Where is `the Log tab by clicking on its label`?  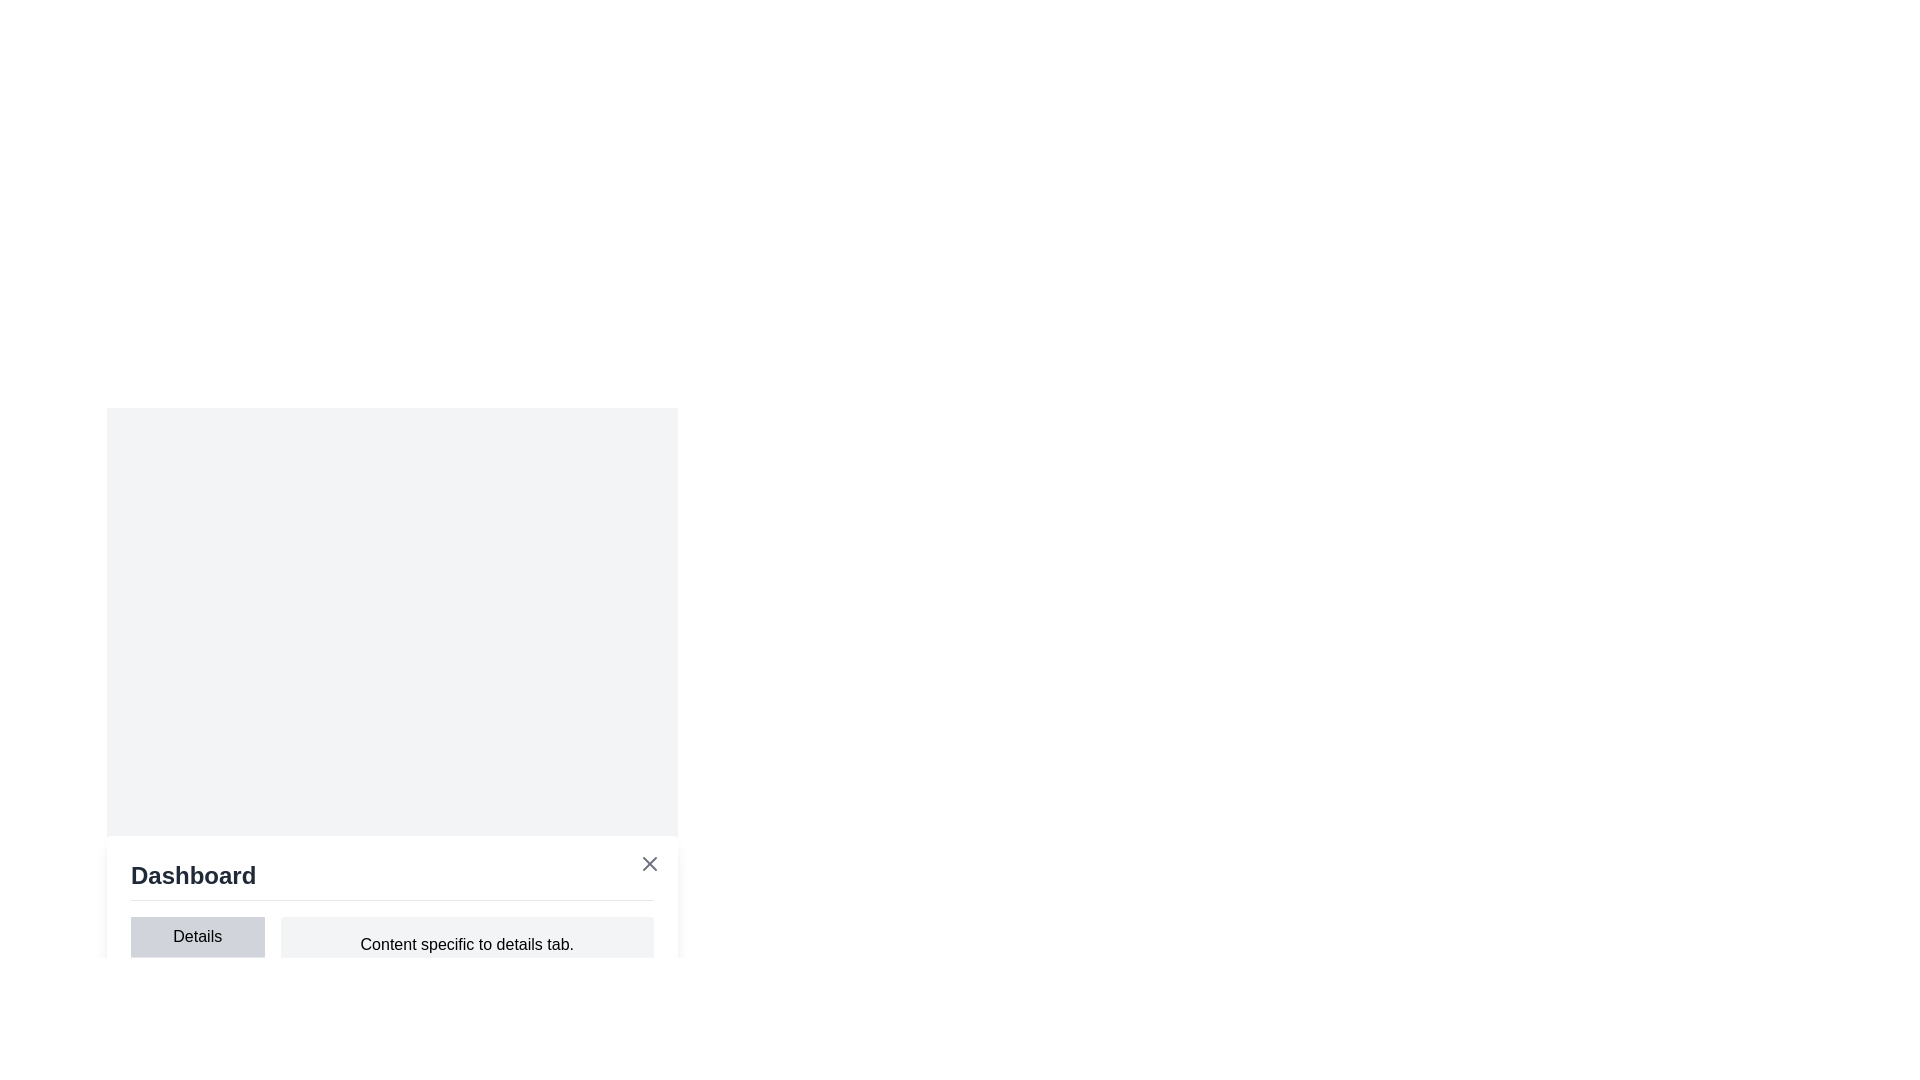
the Log tab by clicking on its label is located at coordinates (196, 1017).